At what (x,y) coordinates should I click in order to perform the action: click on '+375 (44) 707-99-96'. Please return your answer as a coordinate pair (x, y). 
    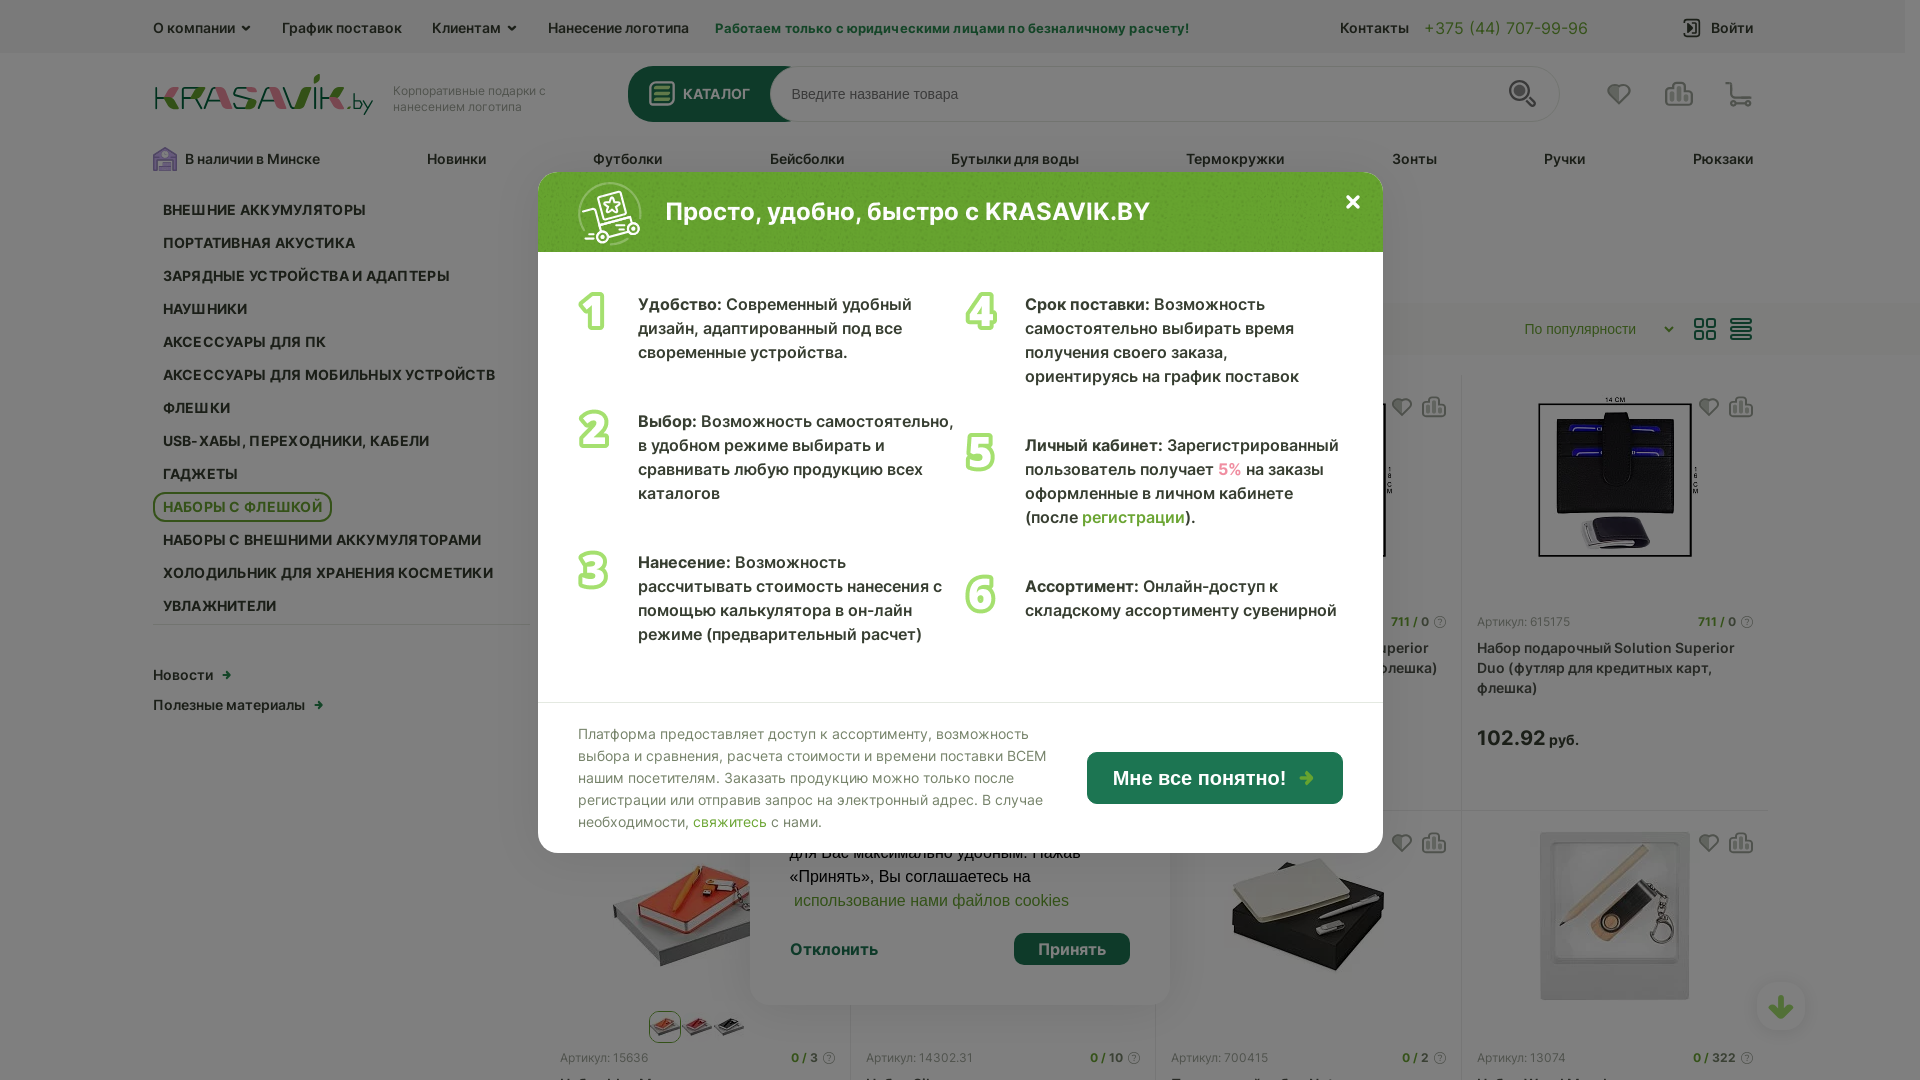
    Looking at the image, I should click on (1506, 27).